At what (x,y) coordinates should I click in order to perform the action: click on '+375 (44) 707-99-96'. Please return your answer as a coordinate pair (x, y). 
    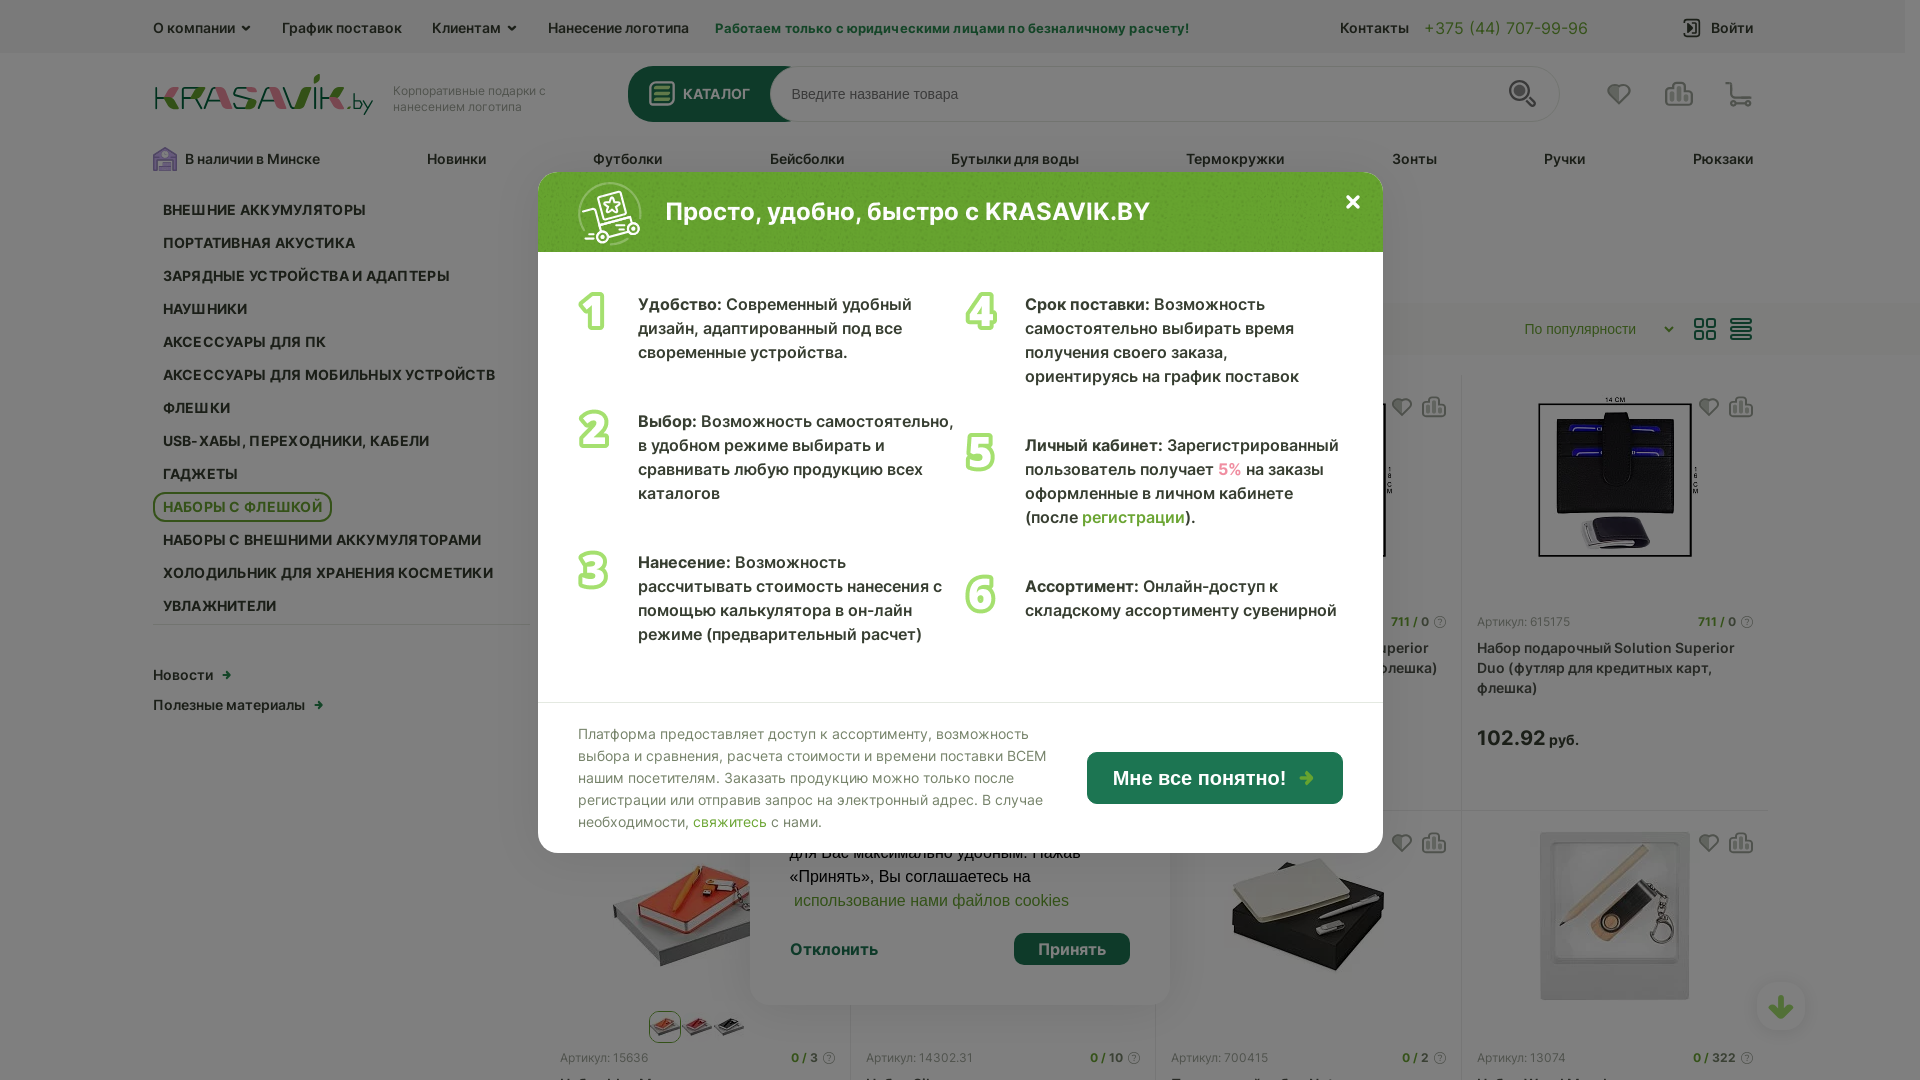
    Looking at the image, I should click on (1506, 27).